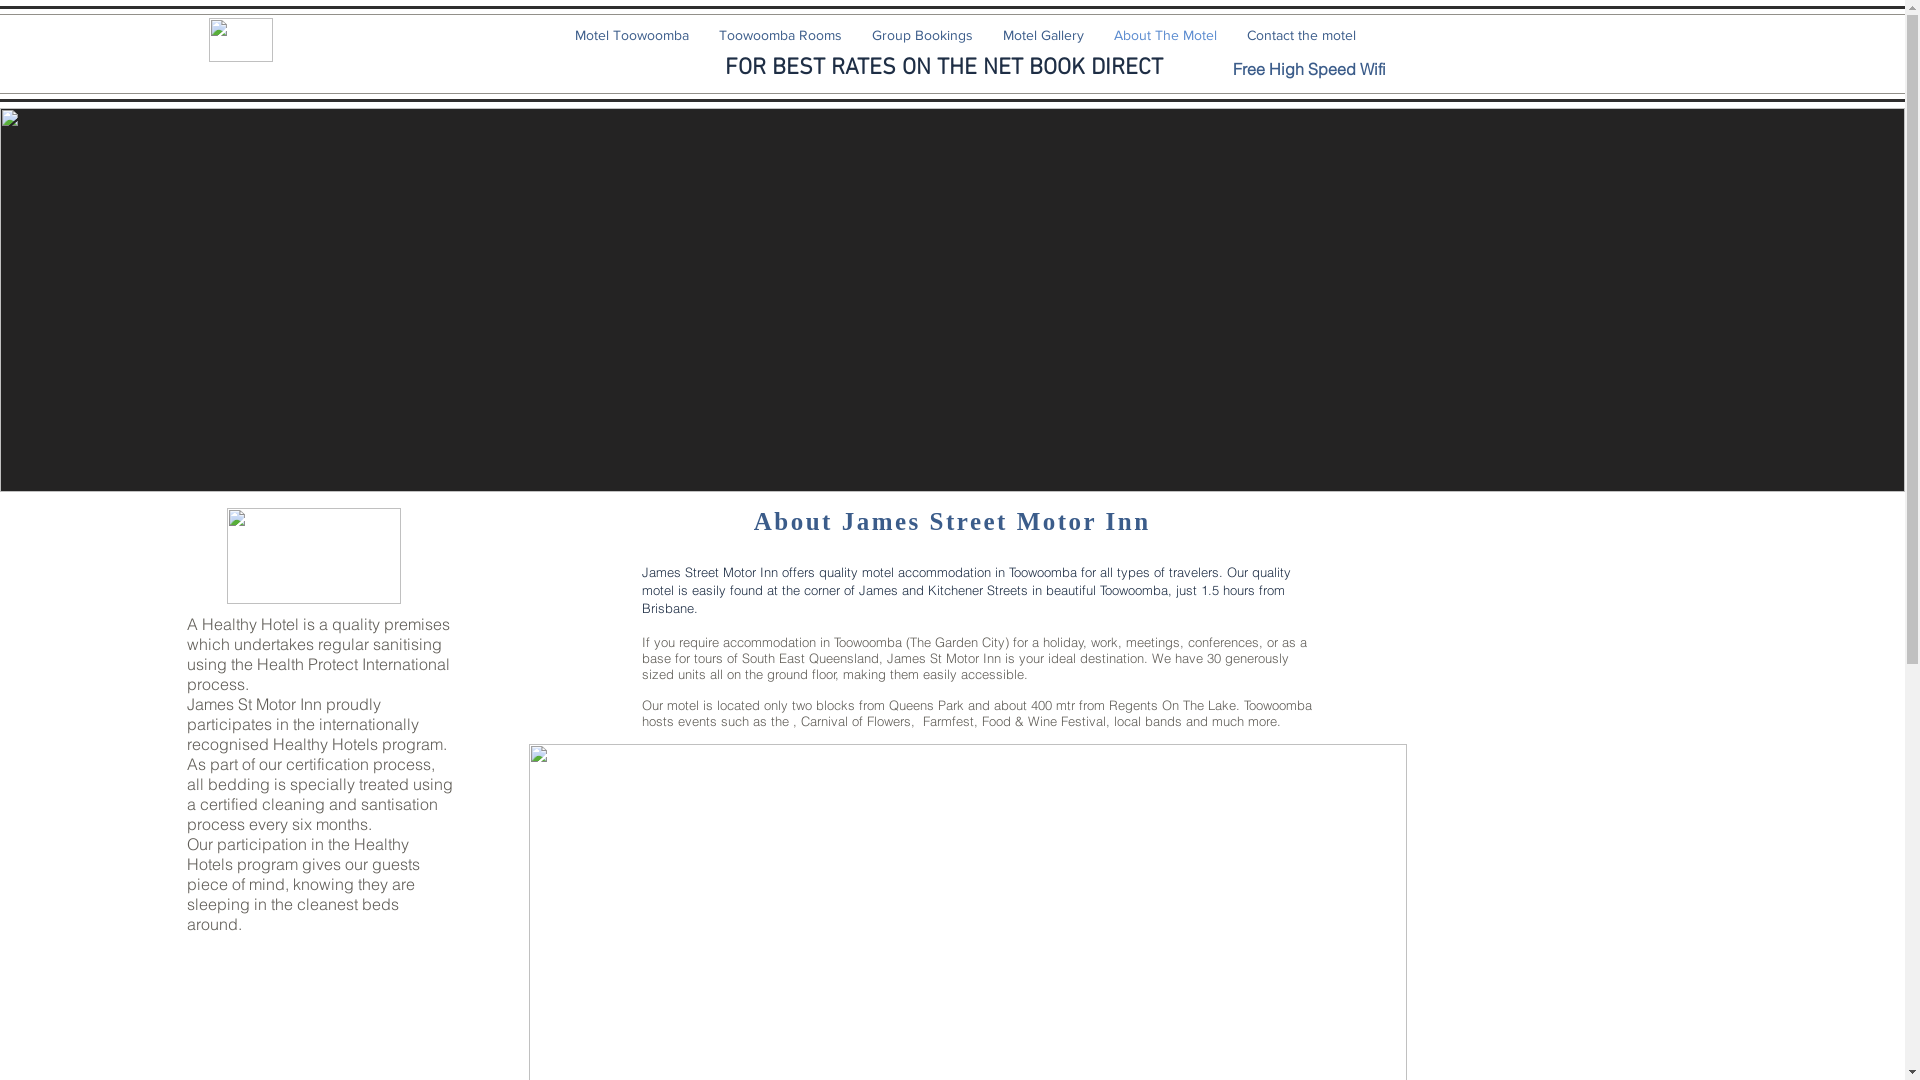 Image resolution: width=1920 pixels, height=1080 pixels. What do you see at coordinates (1164, 34) in the screenshot?
I see `'About The Motel'` at bounding box center [1164, 34].